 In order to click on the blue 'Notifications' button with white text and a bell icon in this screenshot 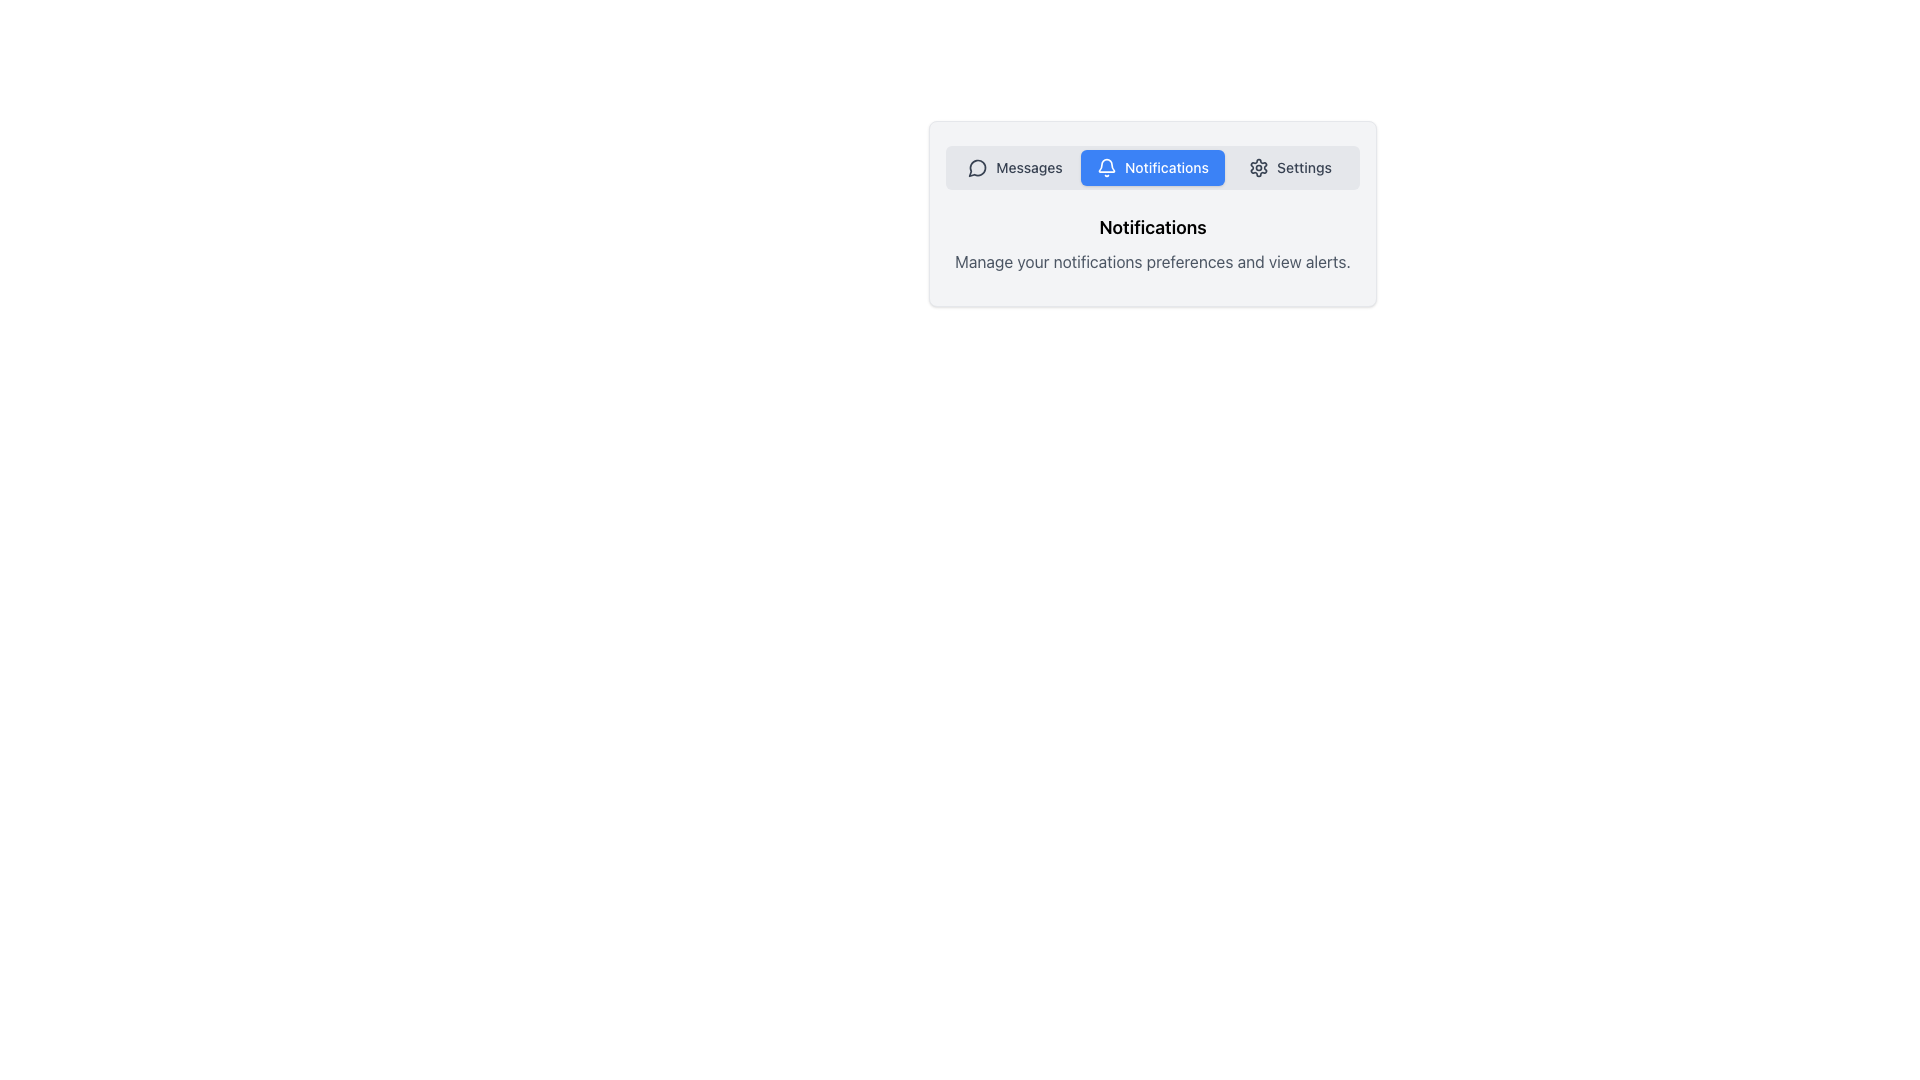, I will do `click(1152, 167)`.